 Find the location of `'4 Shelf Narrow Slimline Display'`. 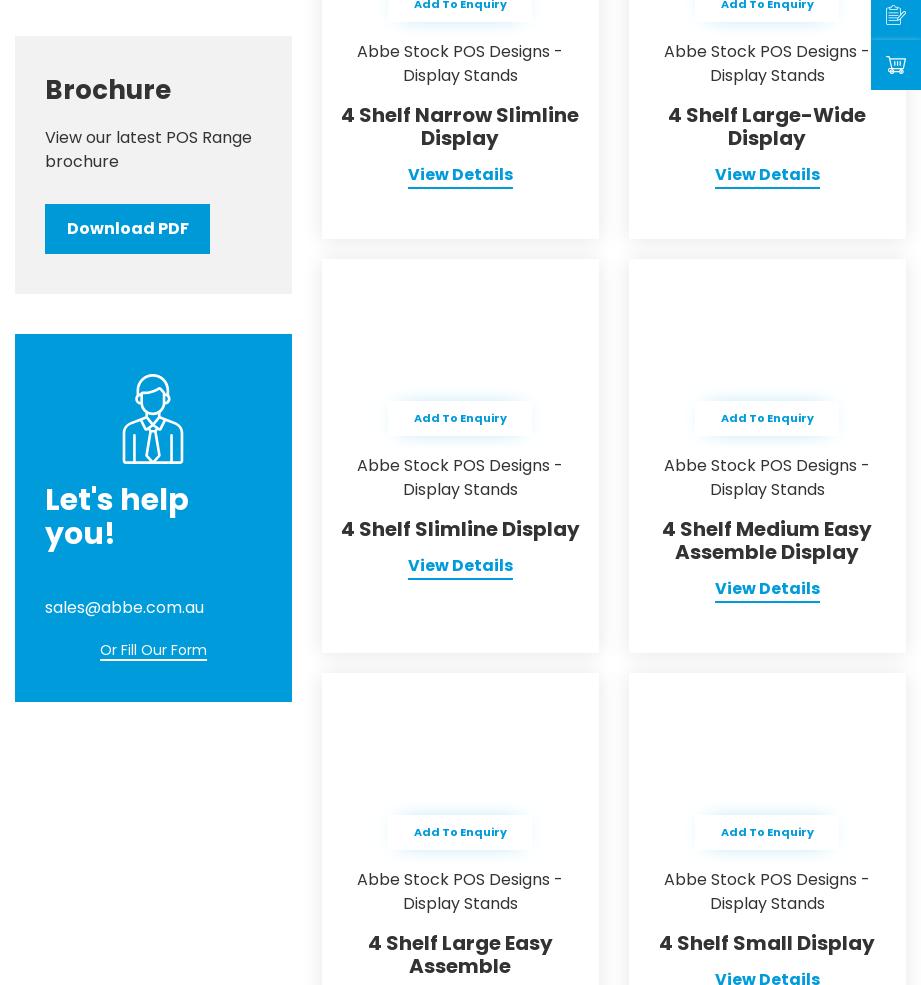

'4 Shelf Narrow Slimline Display' is located at coordinates (340, 126).